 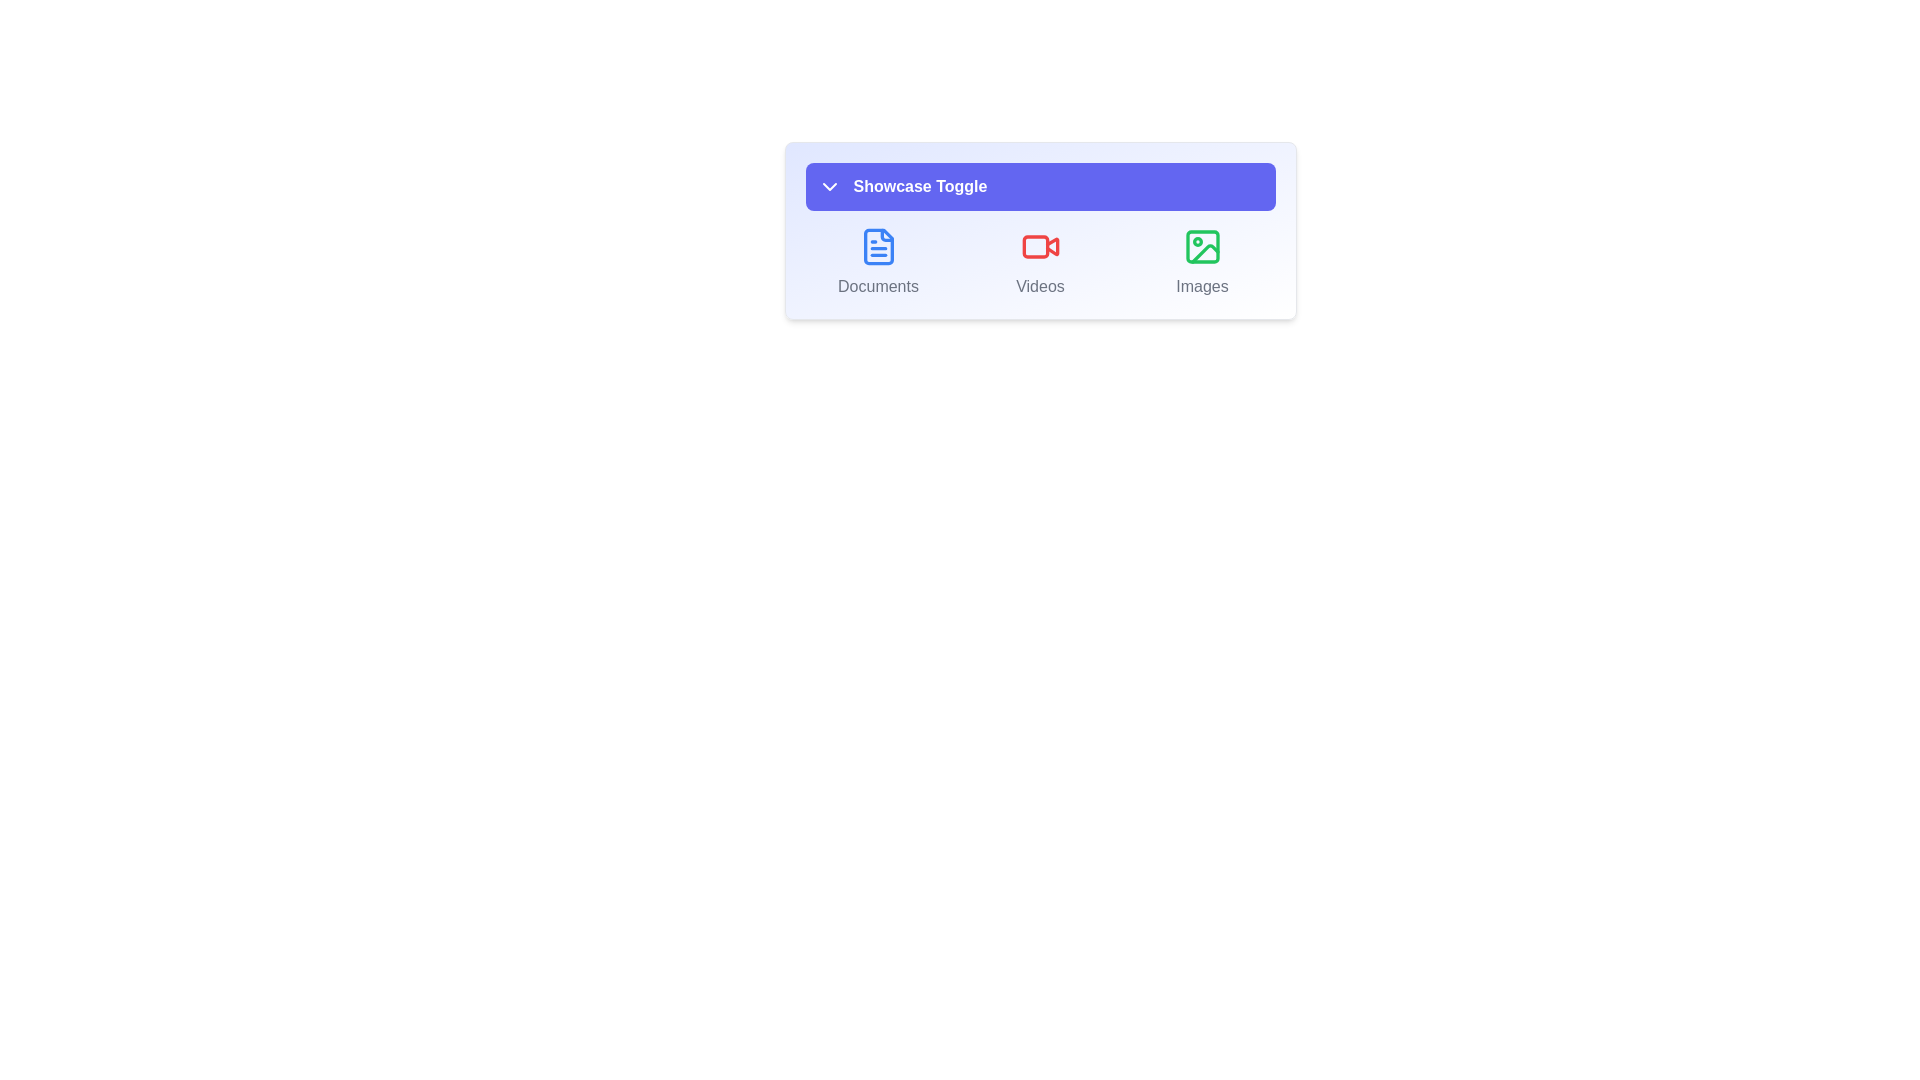 What do you see at coordinates (878, 245) in the screenshot?
I see `the Decorative icon representing the 'Documents' section, which is the topmost layer among the three similar icons in the UI, located under 'Showcase Toggle'` at bounding box center [878, 245].